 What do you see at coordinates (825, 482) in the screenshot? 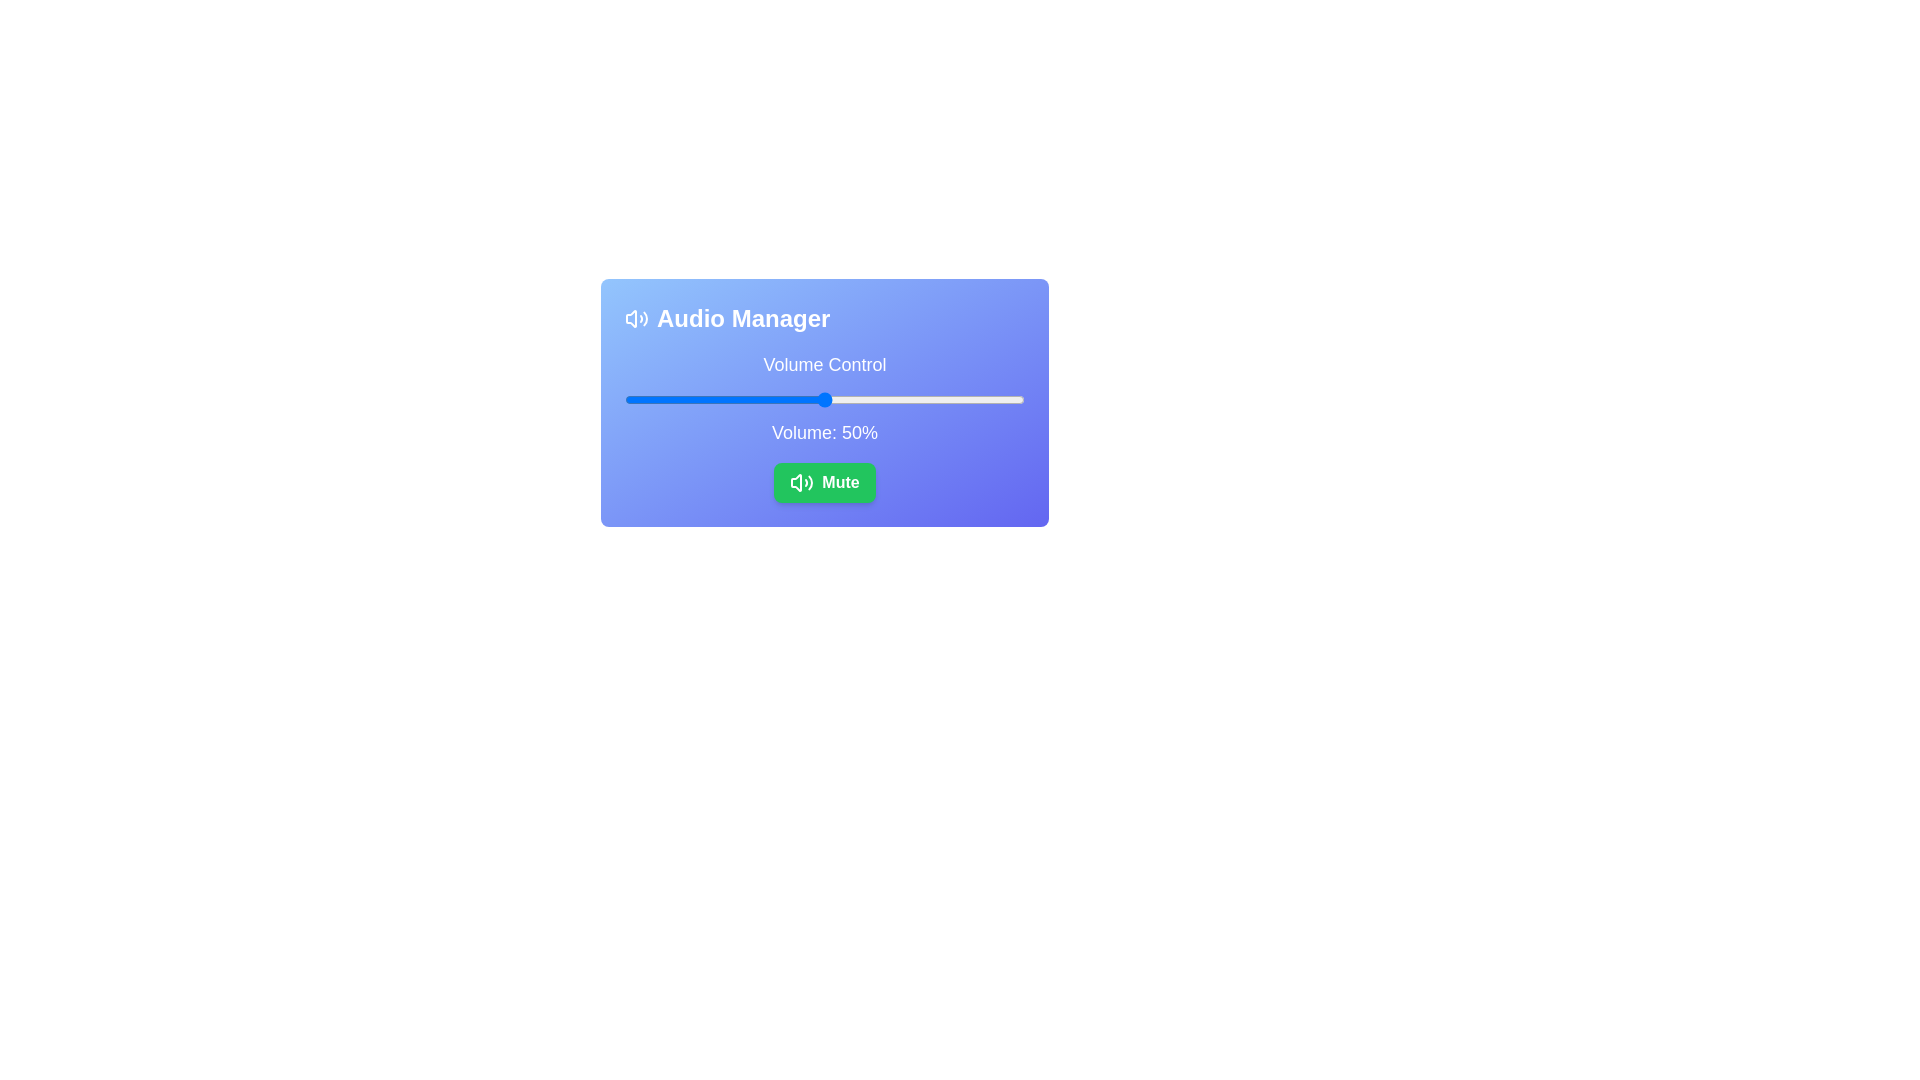
I see `the 'Mute' button to toggle the mute state` at bounding box center [825, 482].